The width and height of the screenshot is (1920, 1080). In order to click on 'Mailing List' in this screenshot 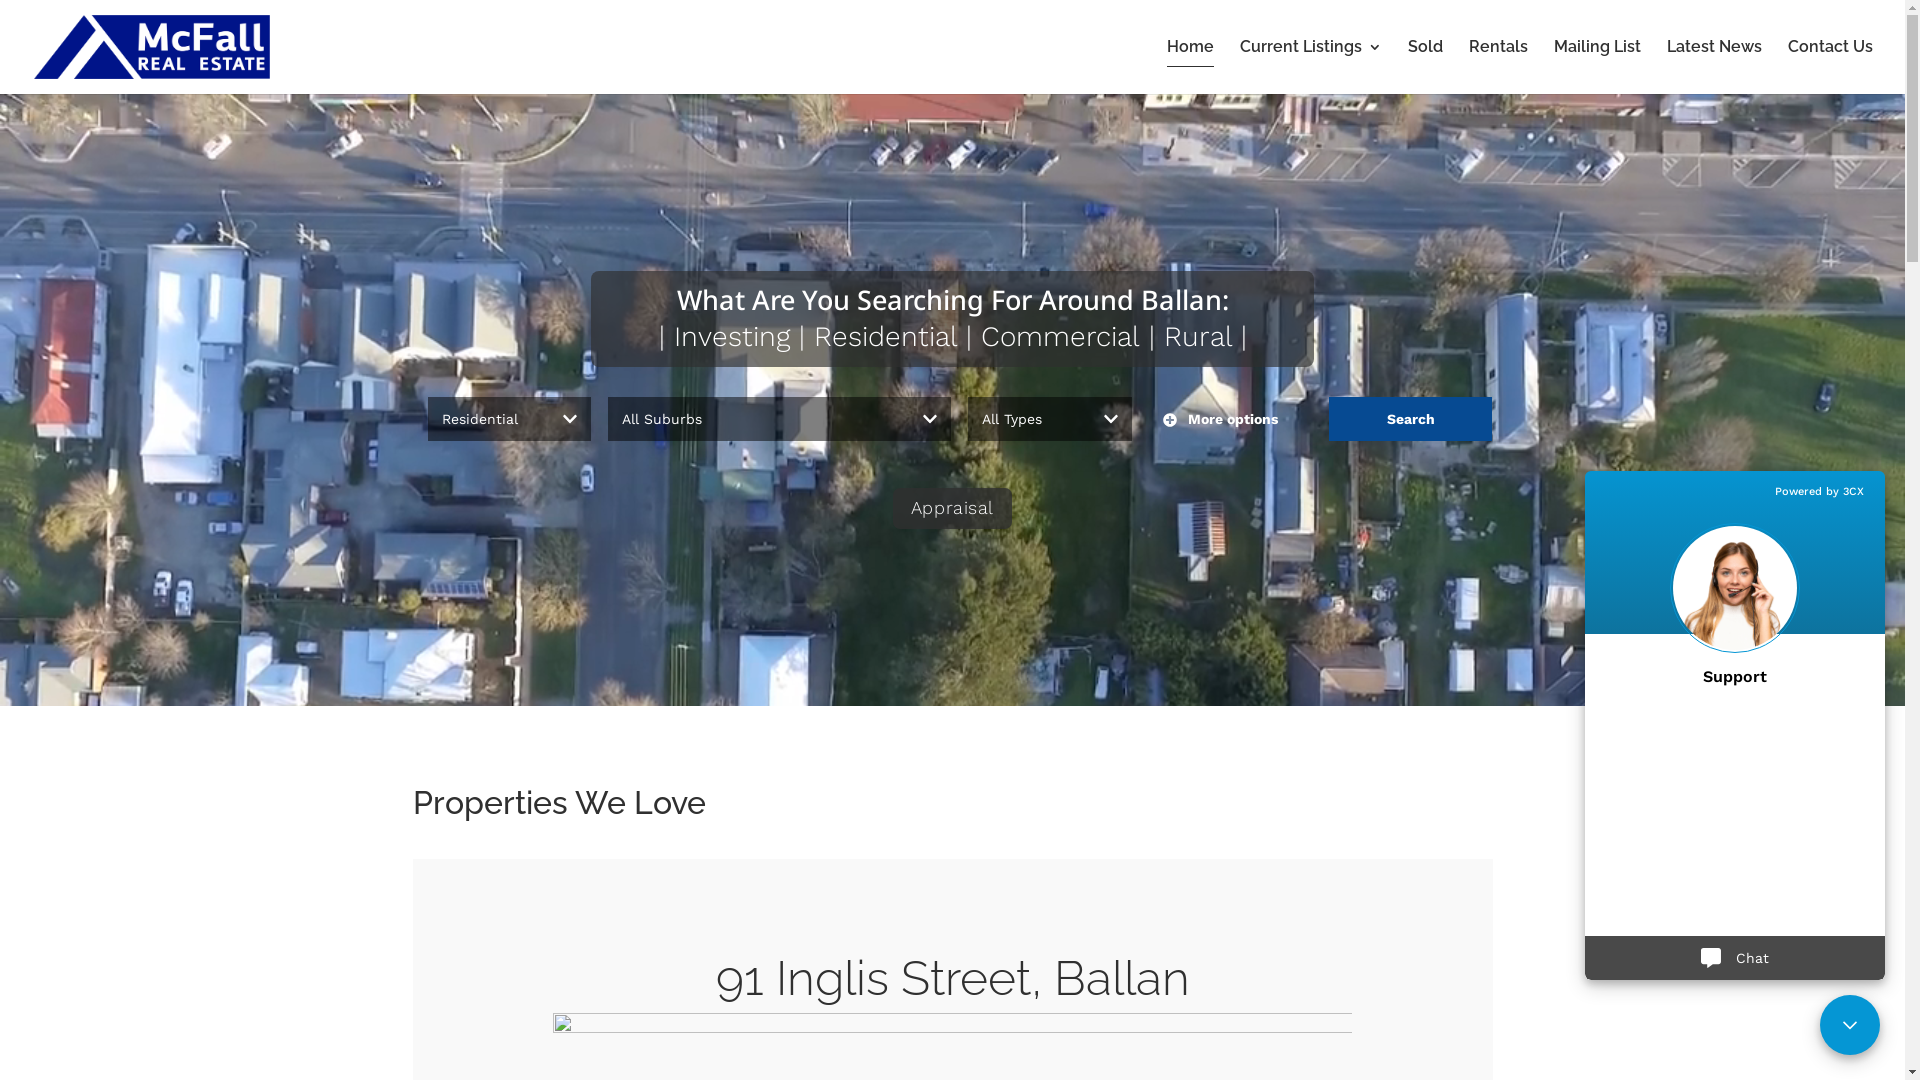, I will do `click(1596, 65)`.